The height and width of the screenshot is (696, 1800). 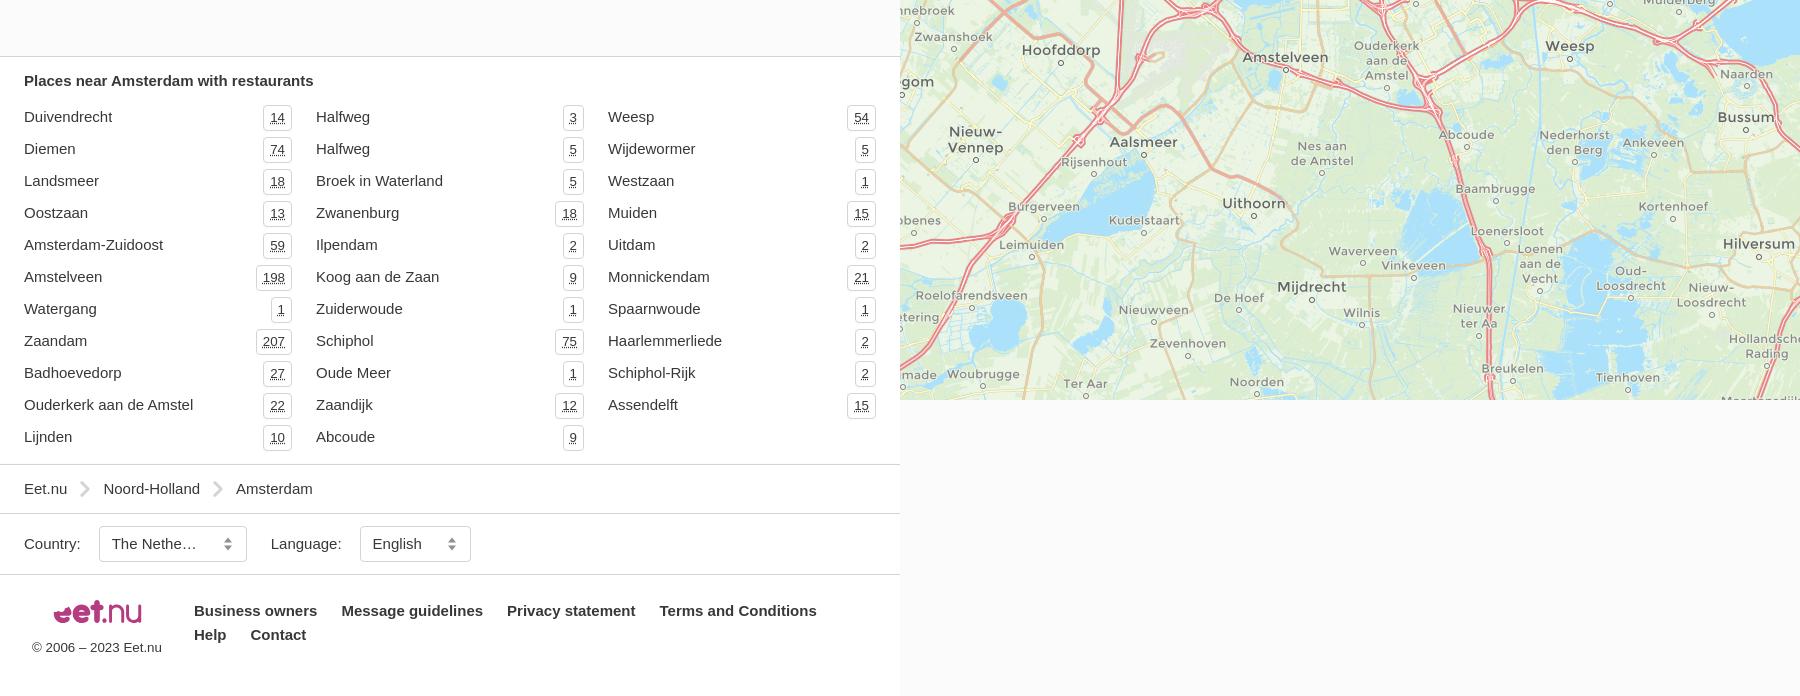 What do you see at coordinates (343, 403) in the screenshot?
I see `'Zaandijk'` at bounding box center [343, 403].